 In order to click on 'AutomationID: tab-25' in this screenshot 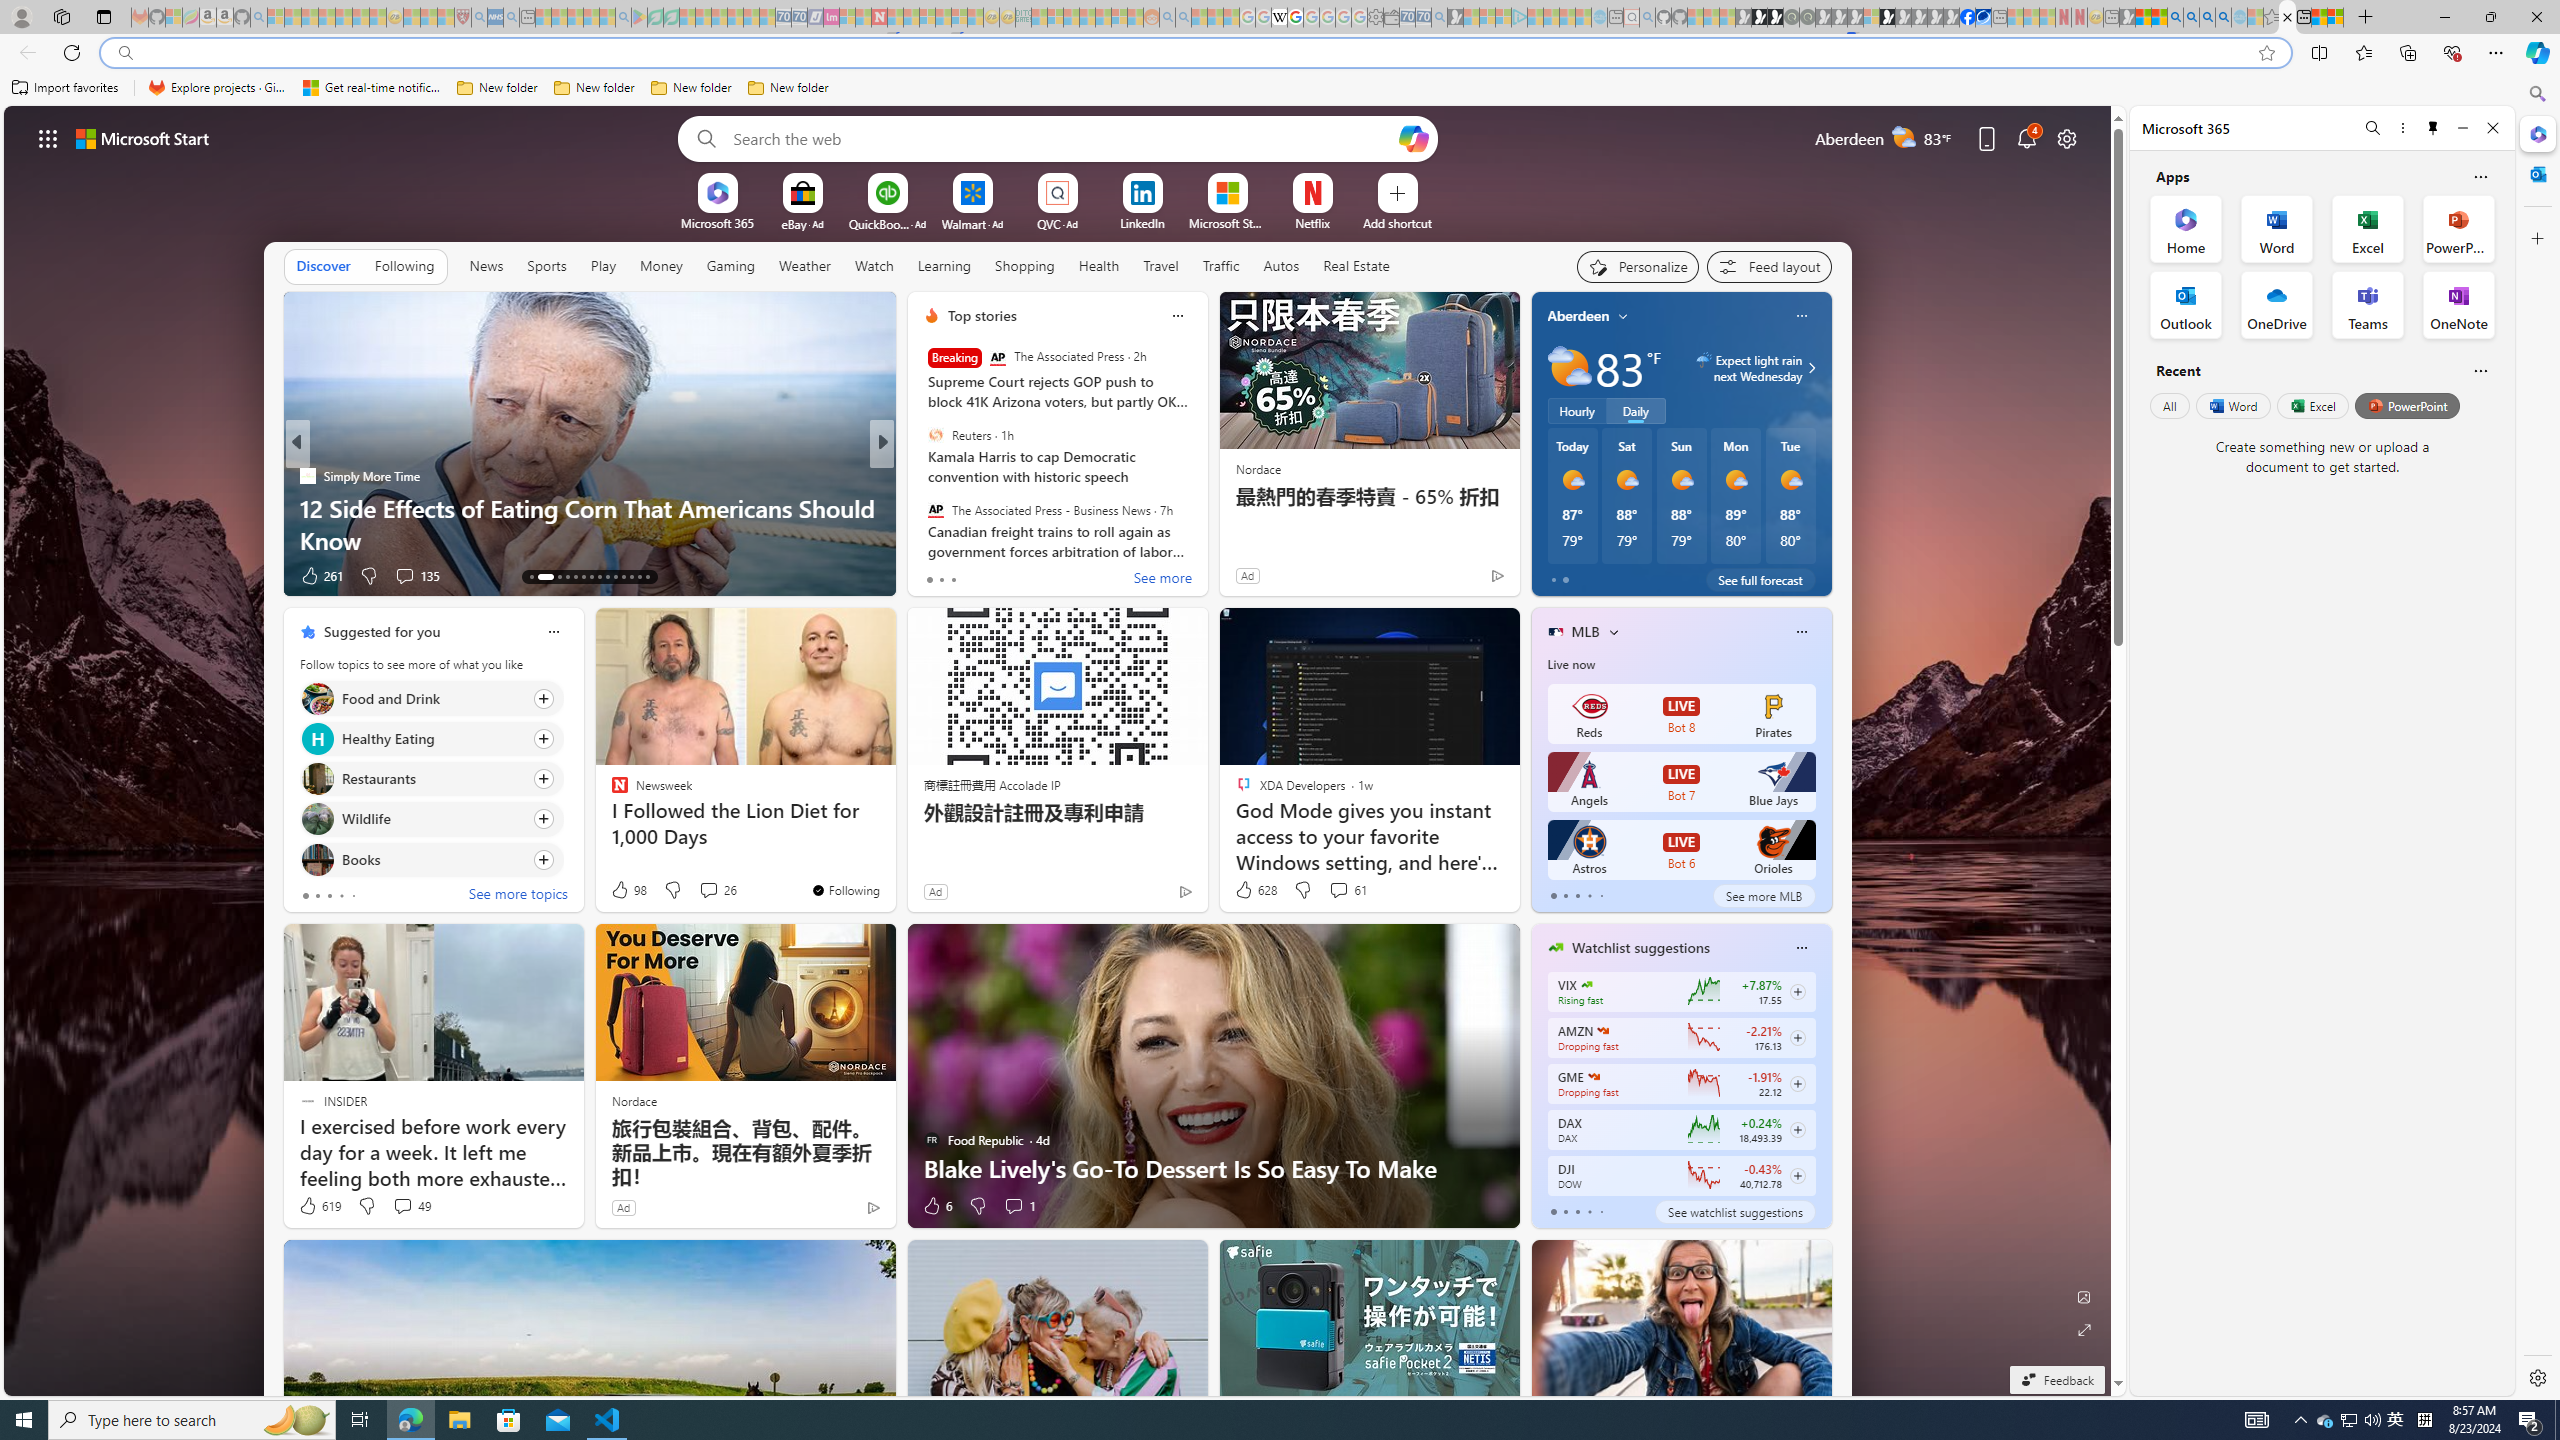, I will do `click(640, 577)`.